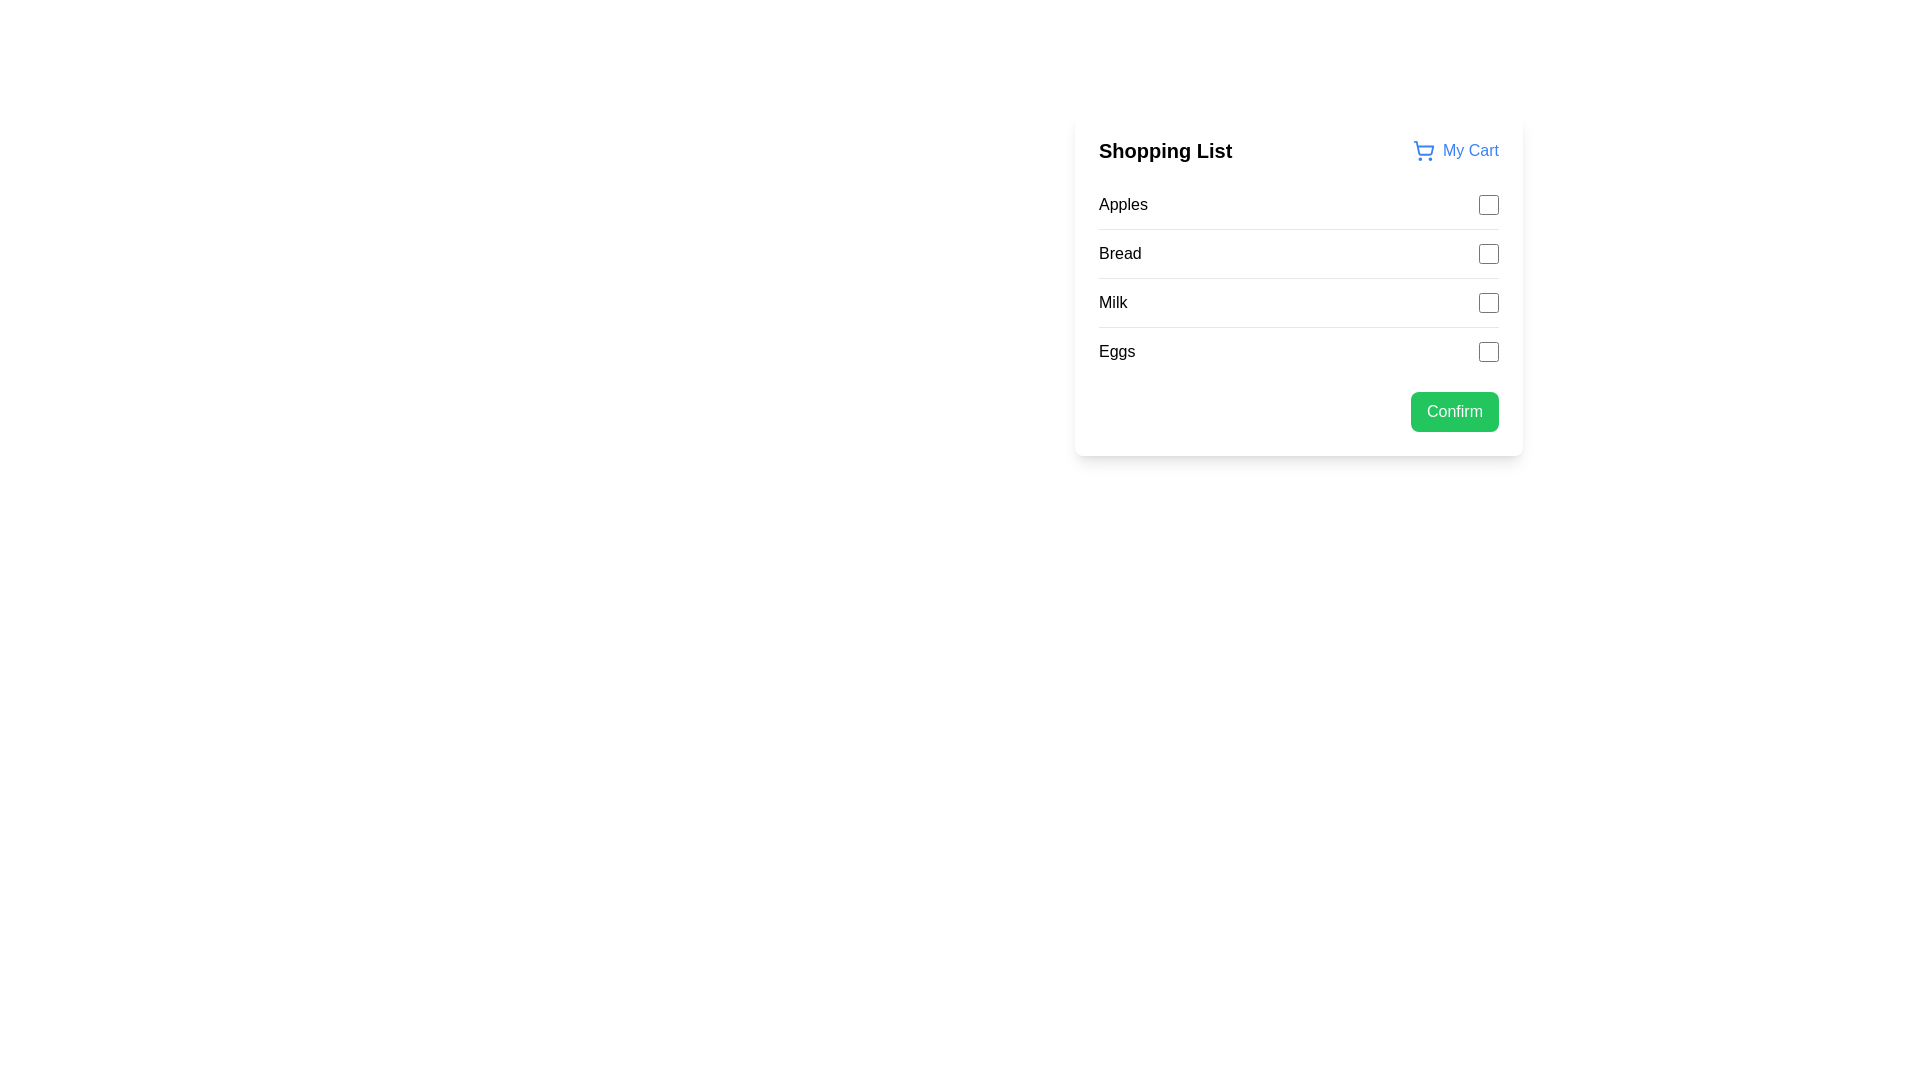  I want to click on the checkbox located next to the text 'Apples', so click(1488, 204).